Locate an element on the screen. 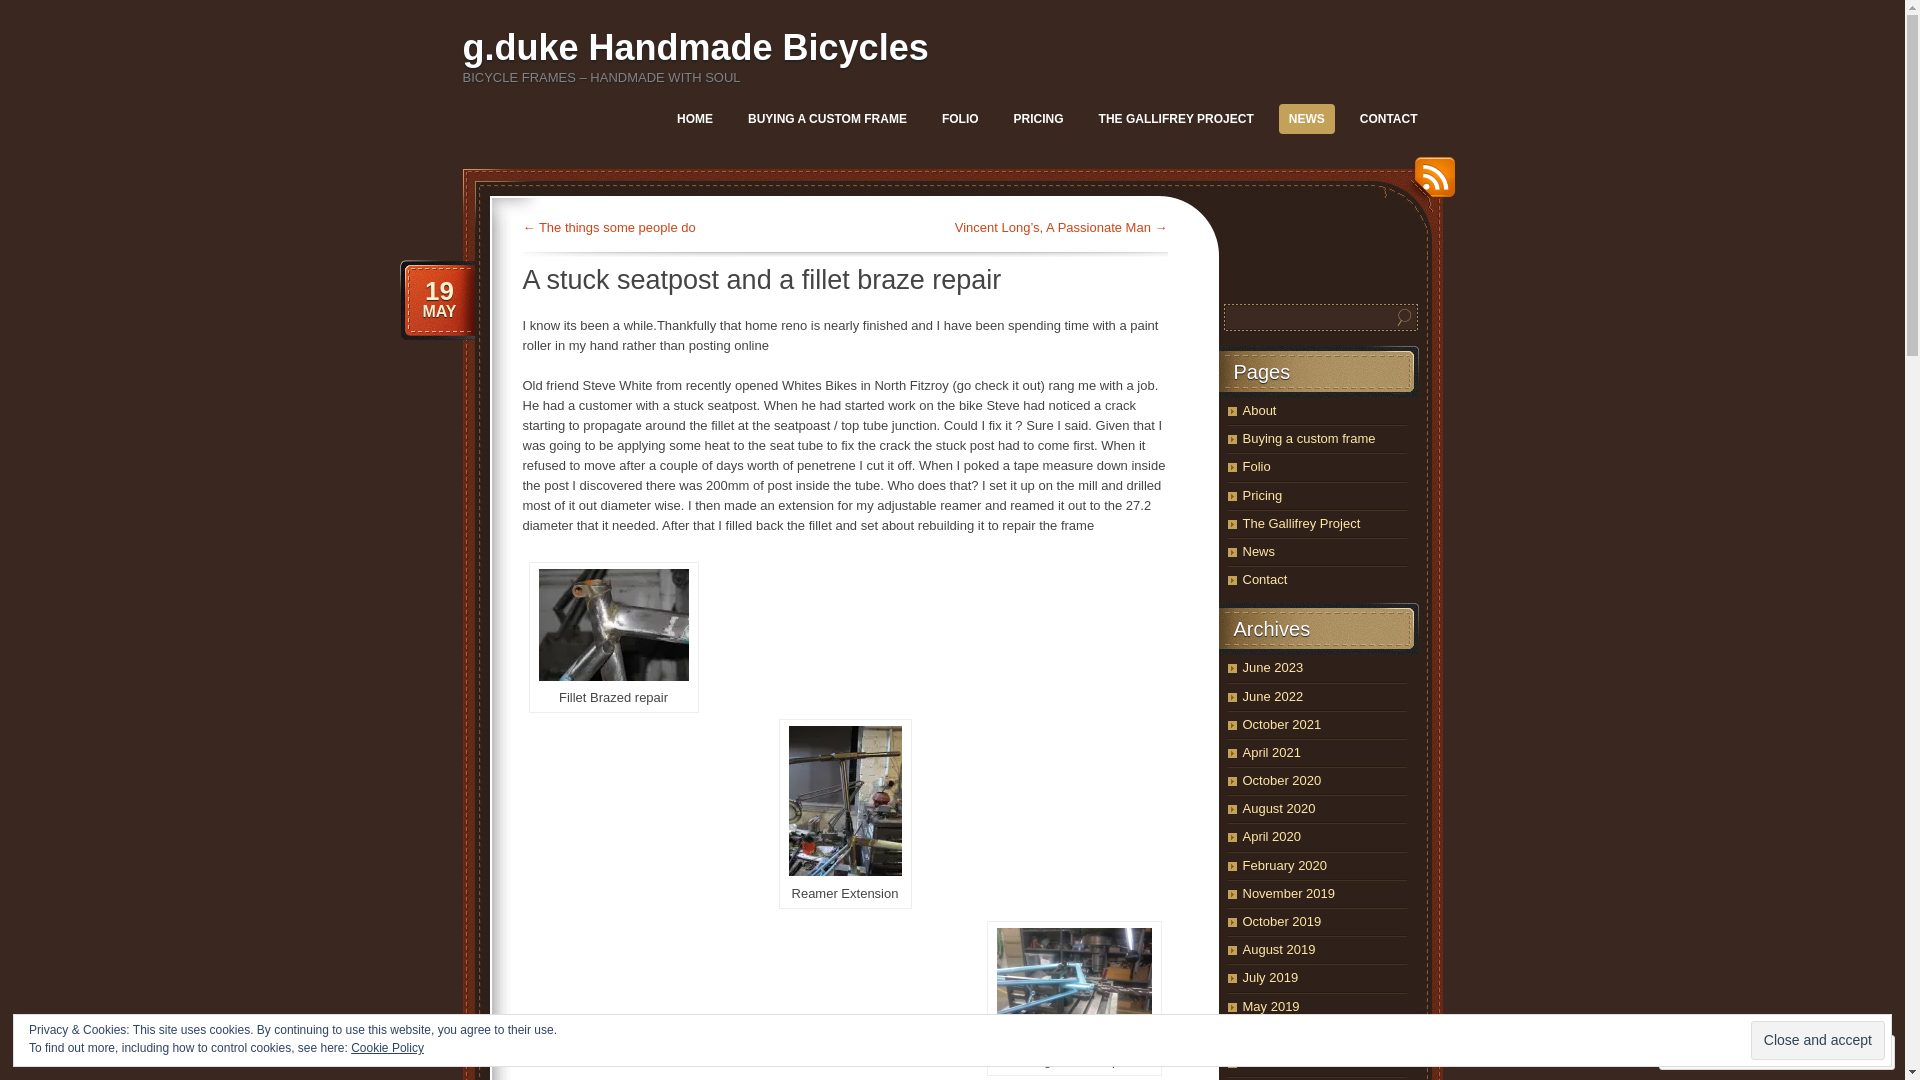 Image resolution: width=1920 pixels, height=1080 pixels. 'Follow' is located at coordinates (1813, 1051).